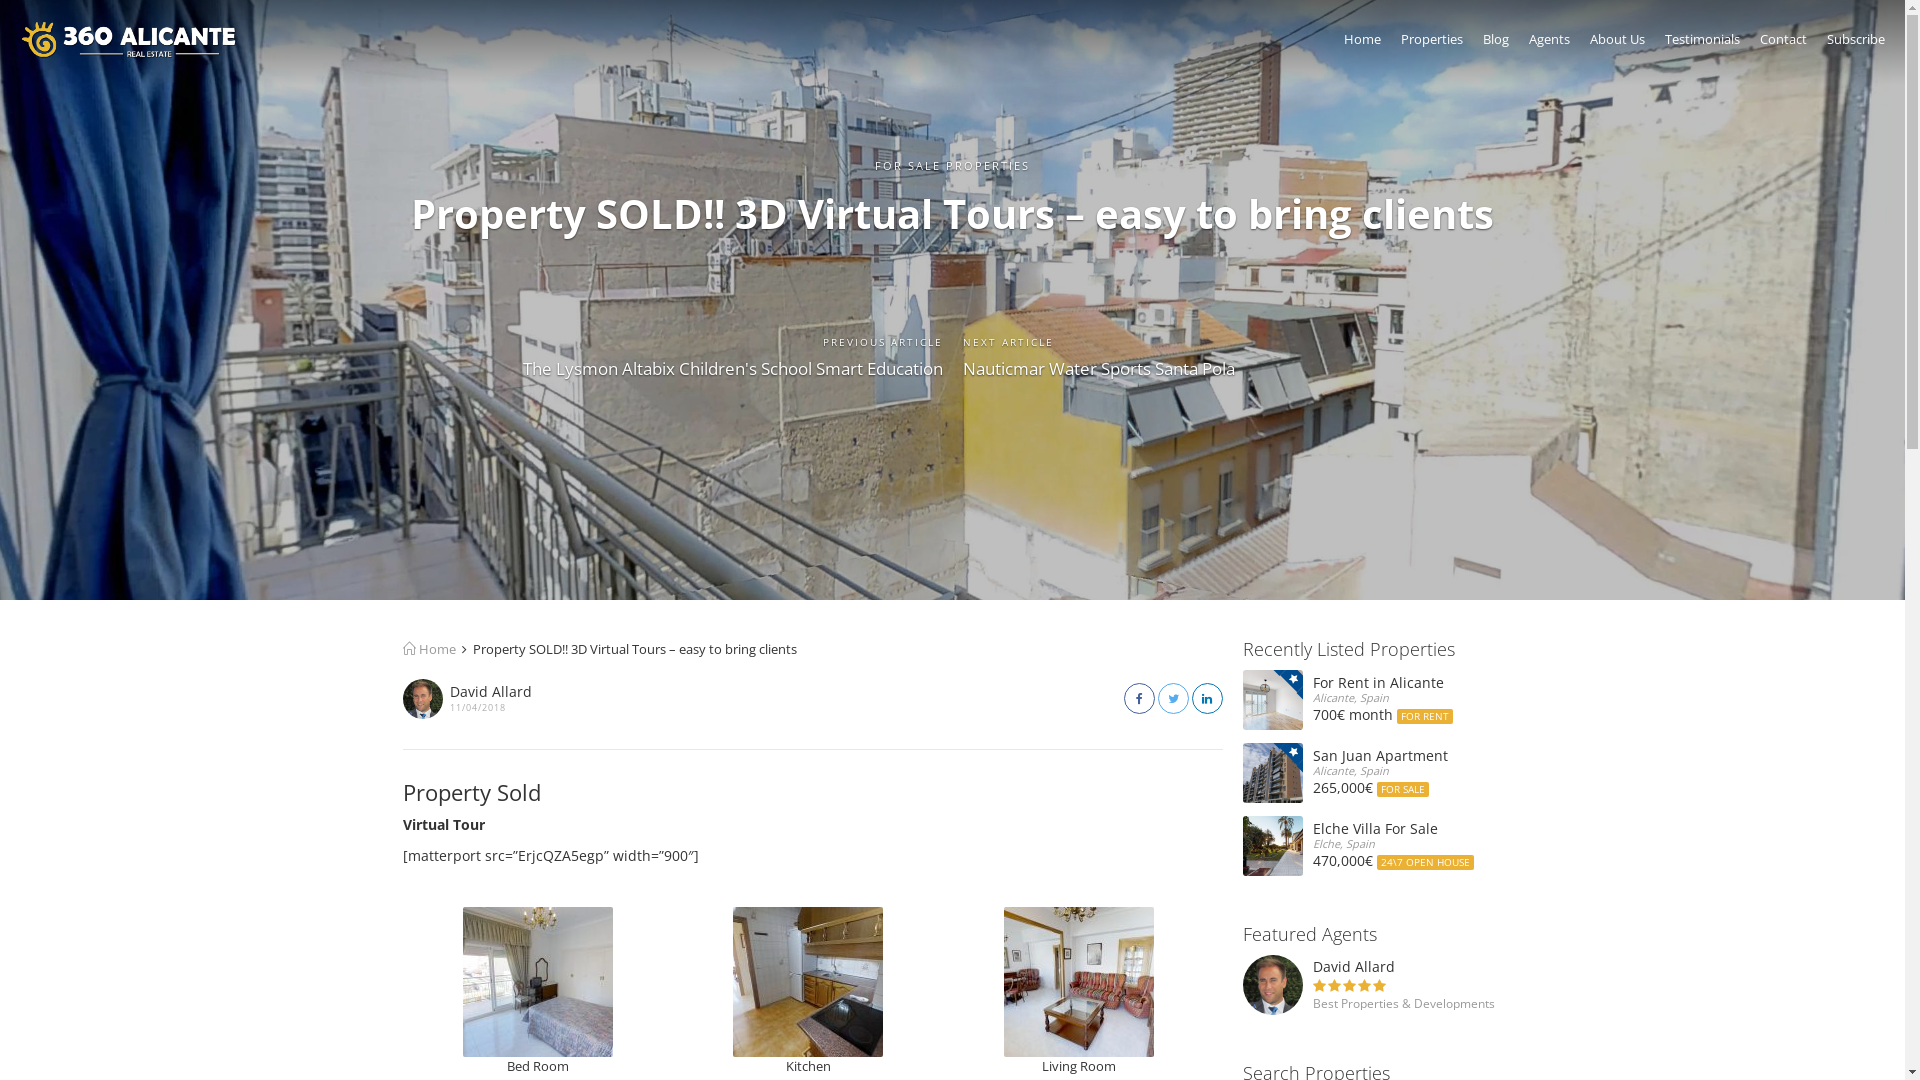 This screenshot has height=1080, width=1920. Describe the element at coordinates (1344, 44) in the screenshot. I see `'Home'` at that location.